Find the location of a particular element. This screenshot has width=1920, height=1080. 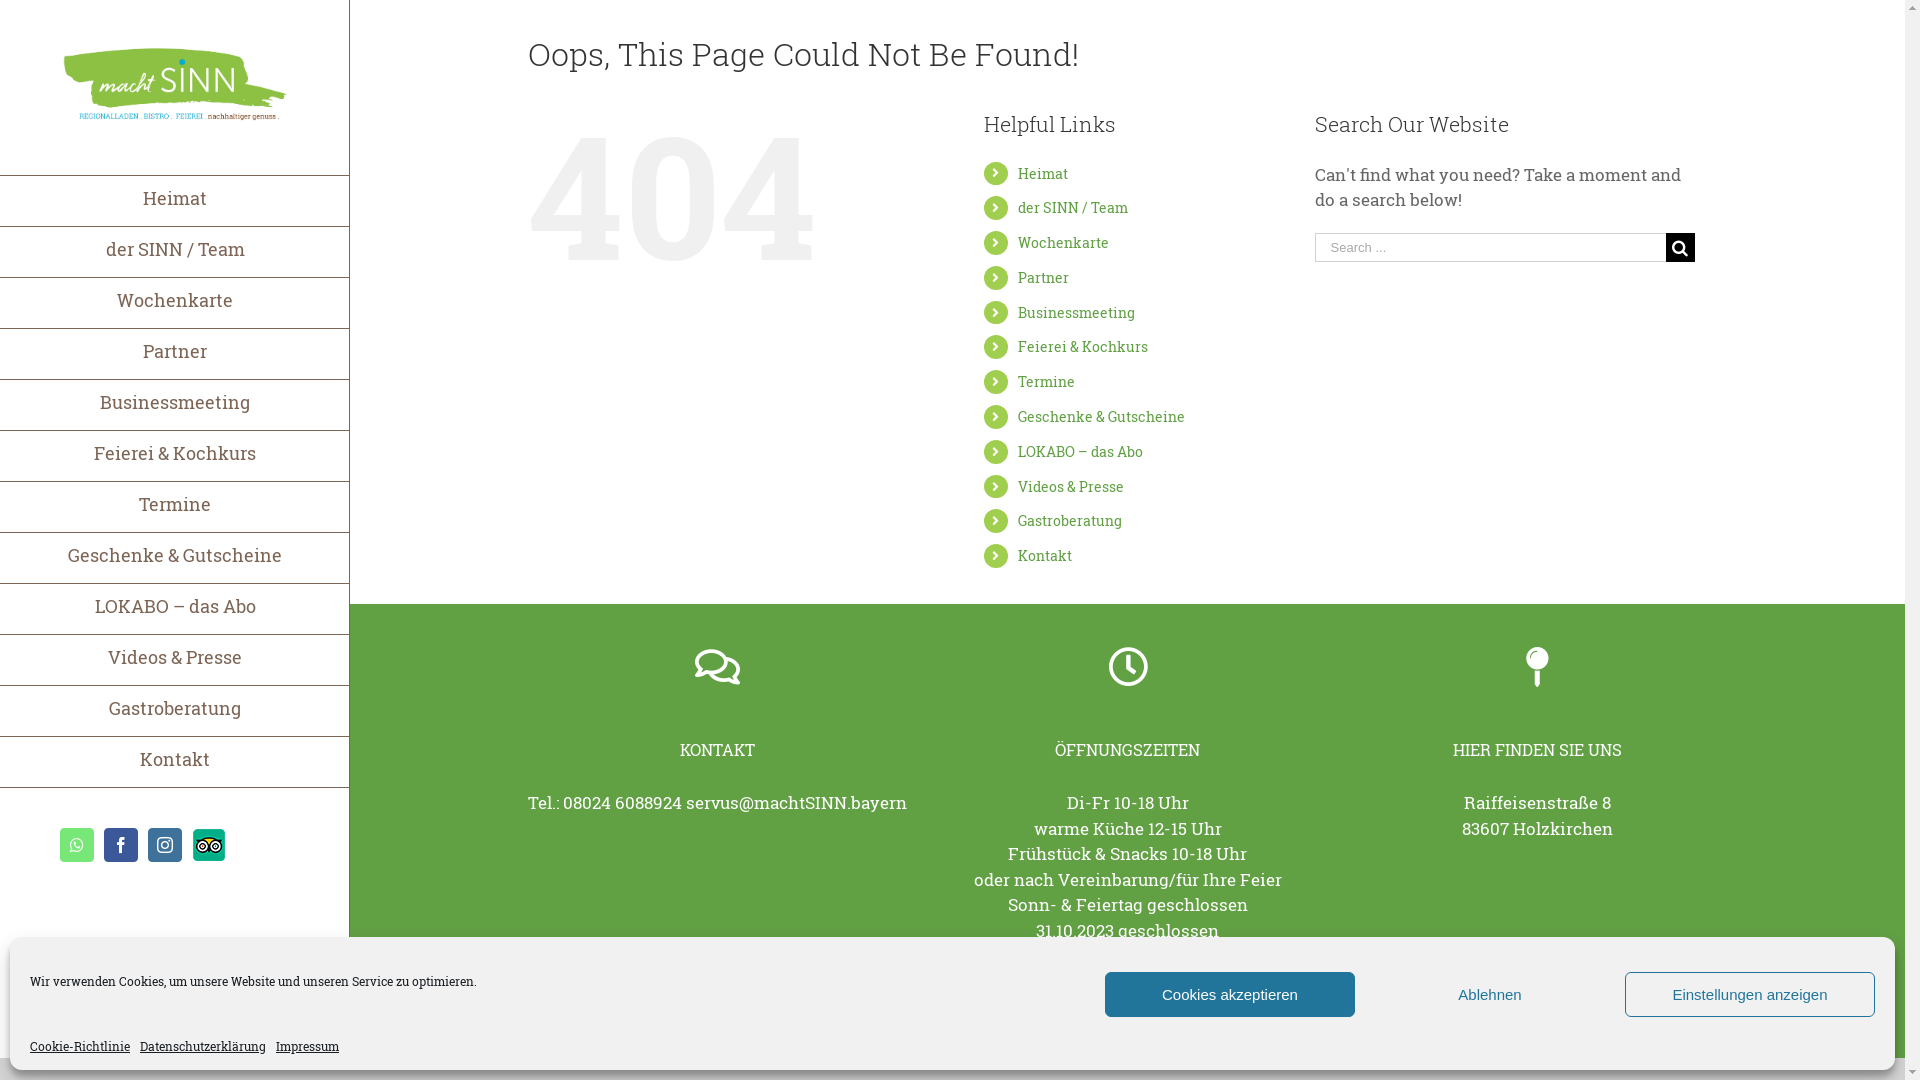

'servus@machtSINN.bayern' is located at coordinates (686, 801).